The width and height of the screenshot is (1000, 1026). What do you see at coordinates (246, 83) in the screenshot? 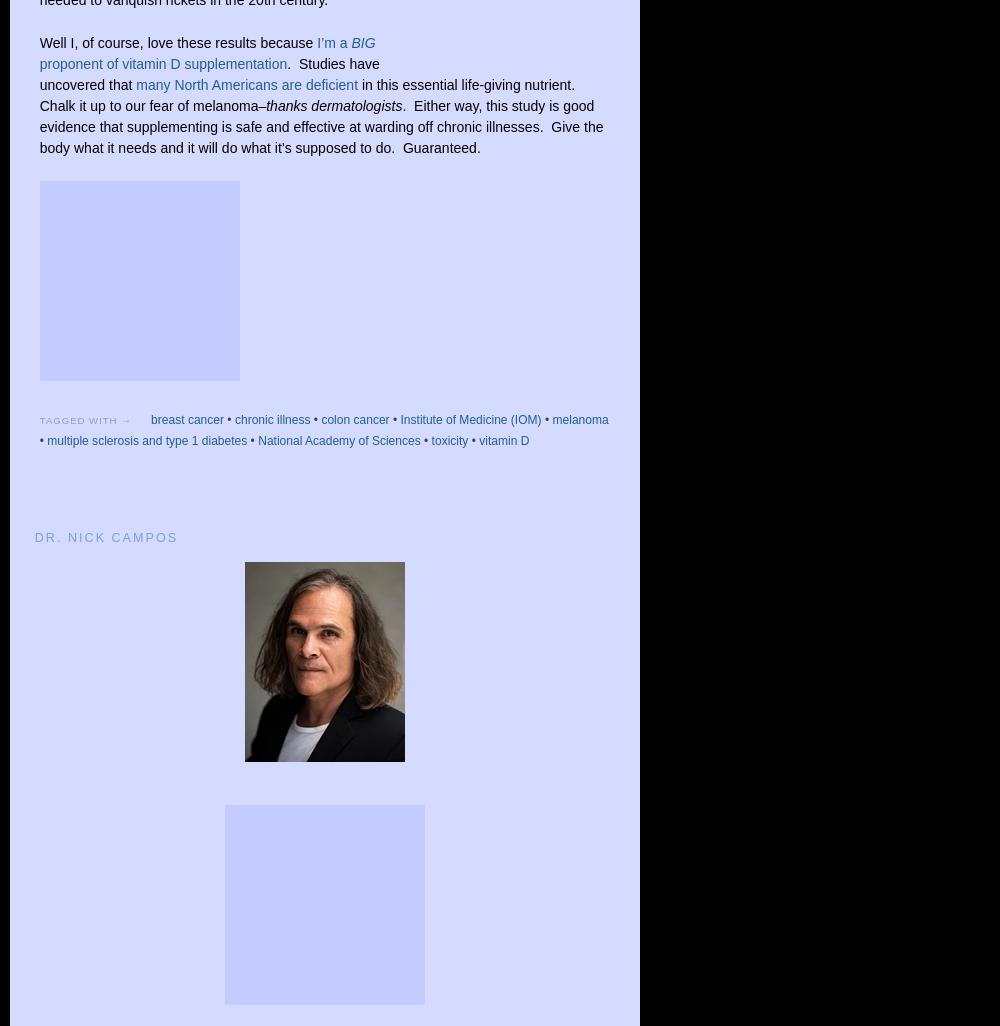
I see `'many North Americans are deficient'` at bounding box center [246, 83].